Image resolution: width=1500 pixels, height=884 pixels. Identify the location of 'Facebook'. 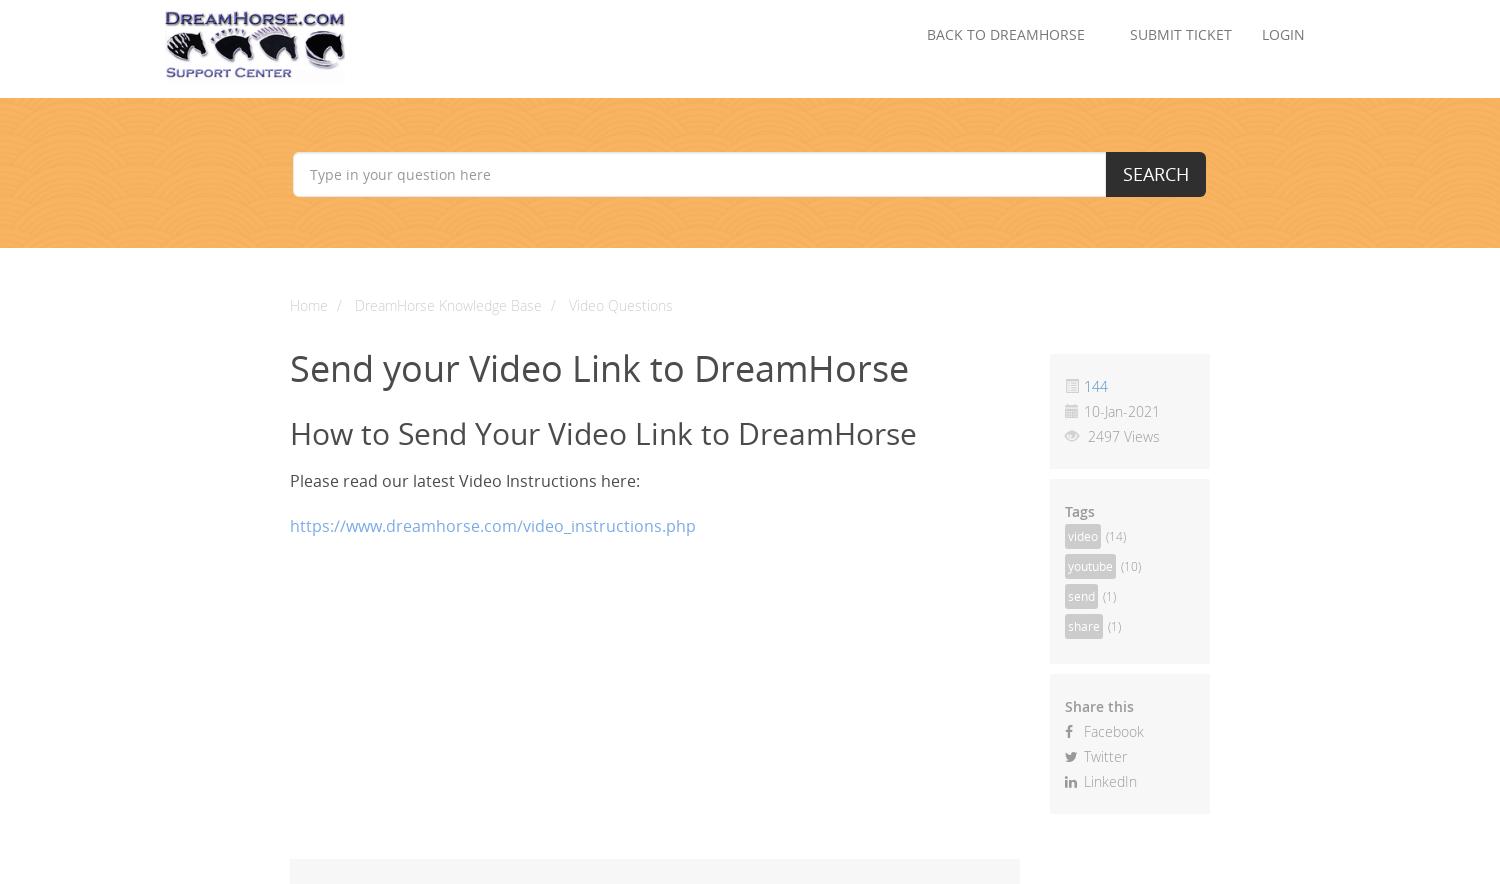
(1110, 730).